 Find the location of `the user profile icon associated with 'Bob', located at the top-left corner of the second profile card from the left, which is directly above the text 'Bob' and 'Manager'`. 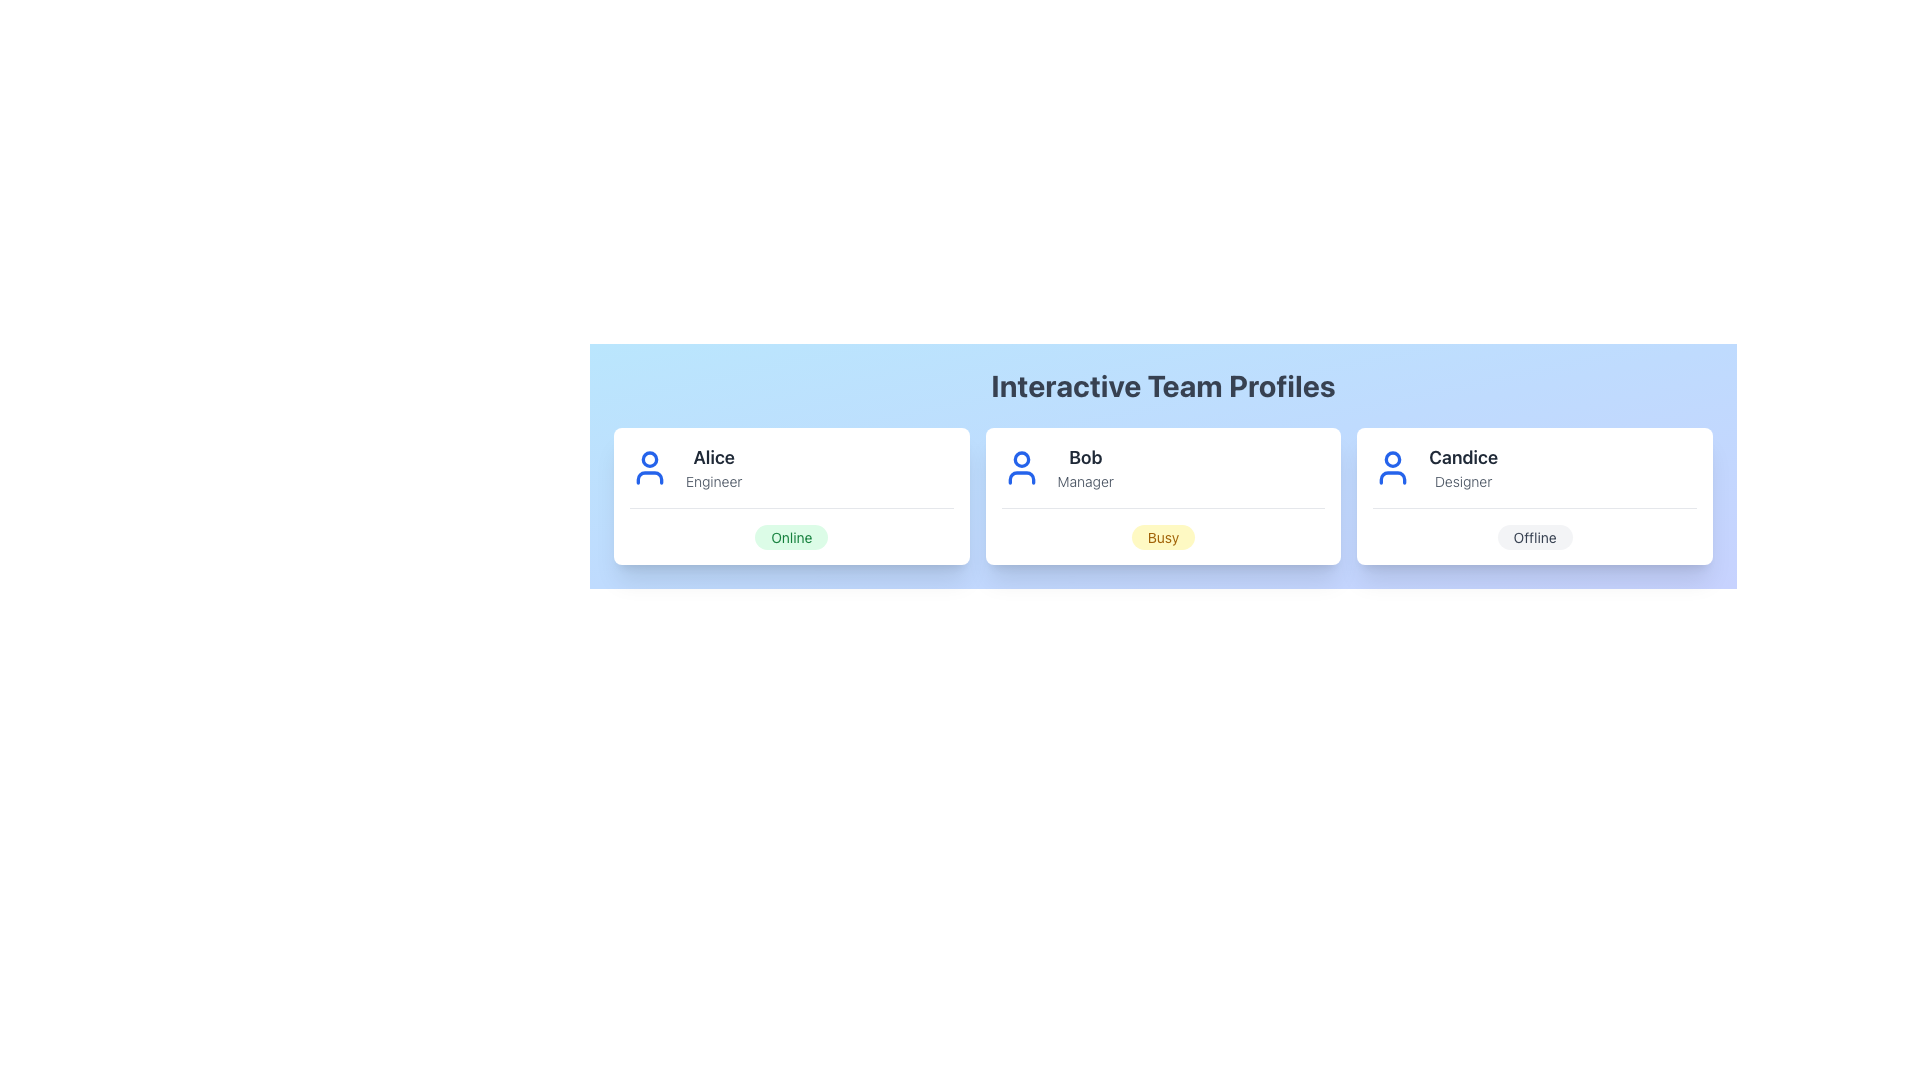

the user profile icon associated with 'Bob', located at the top-left corner of the second profile card from the left, which is directly above the text 'Bob' and 'Manager' is located at coordinates (1021, 467).